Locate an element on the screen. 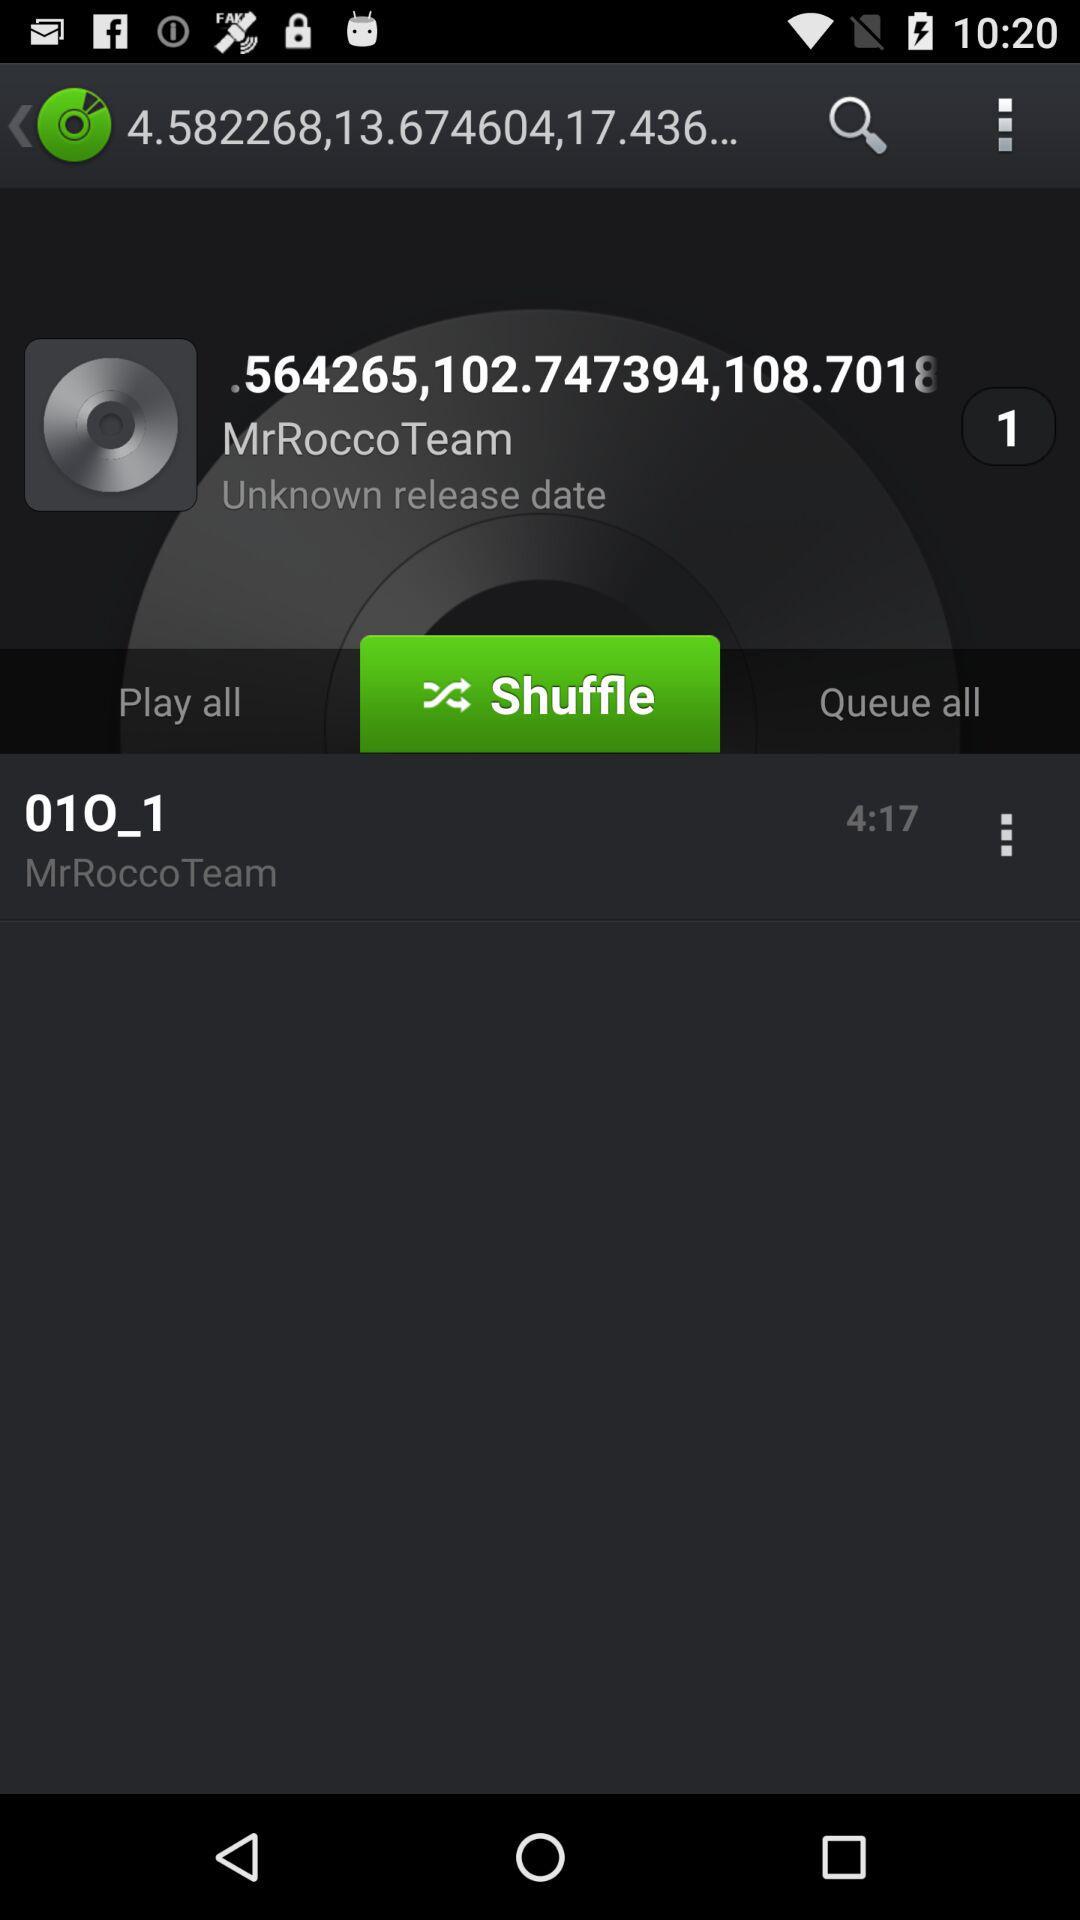 The image size is (1080, 1920). the icon to the right of 4:17 item is located at coordinates (1006, 837).